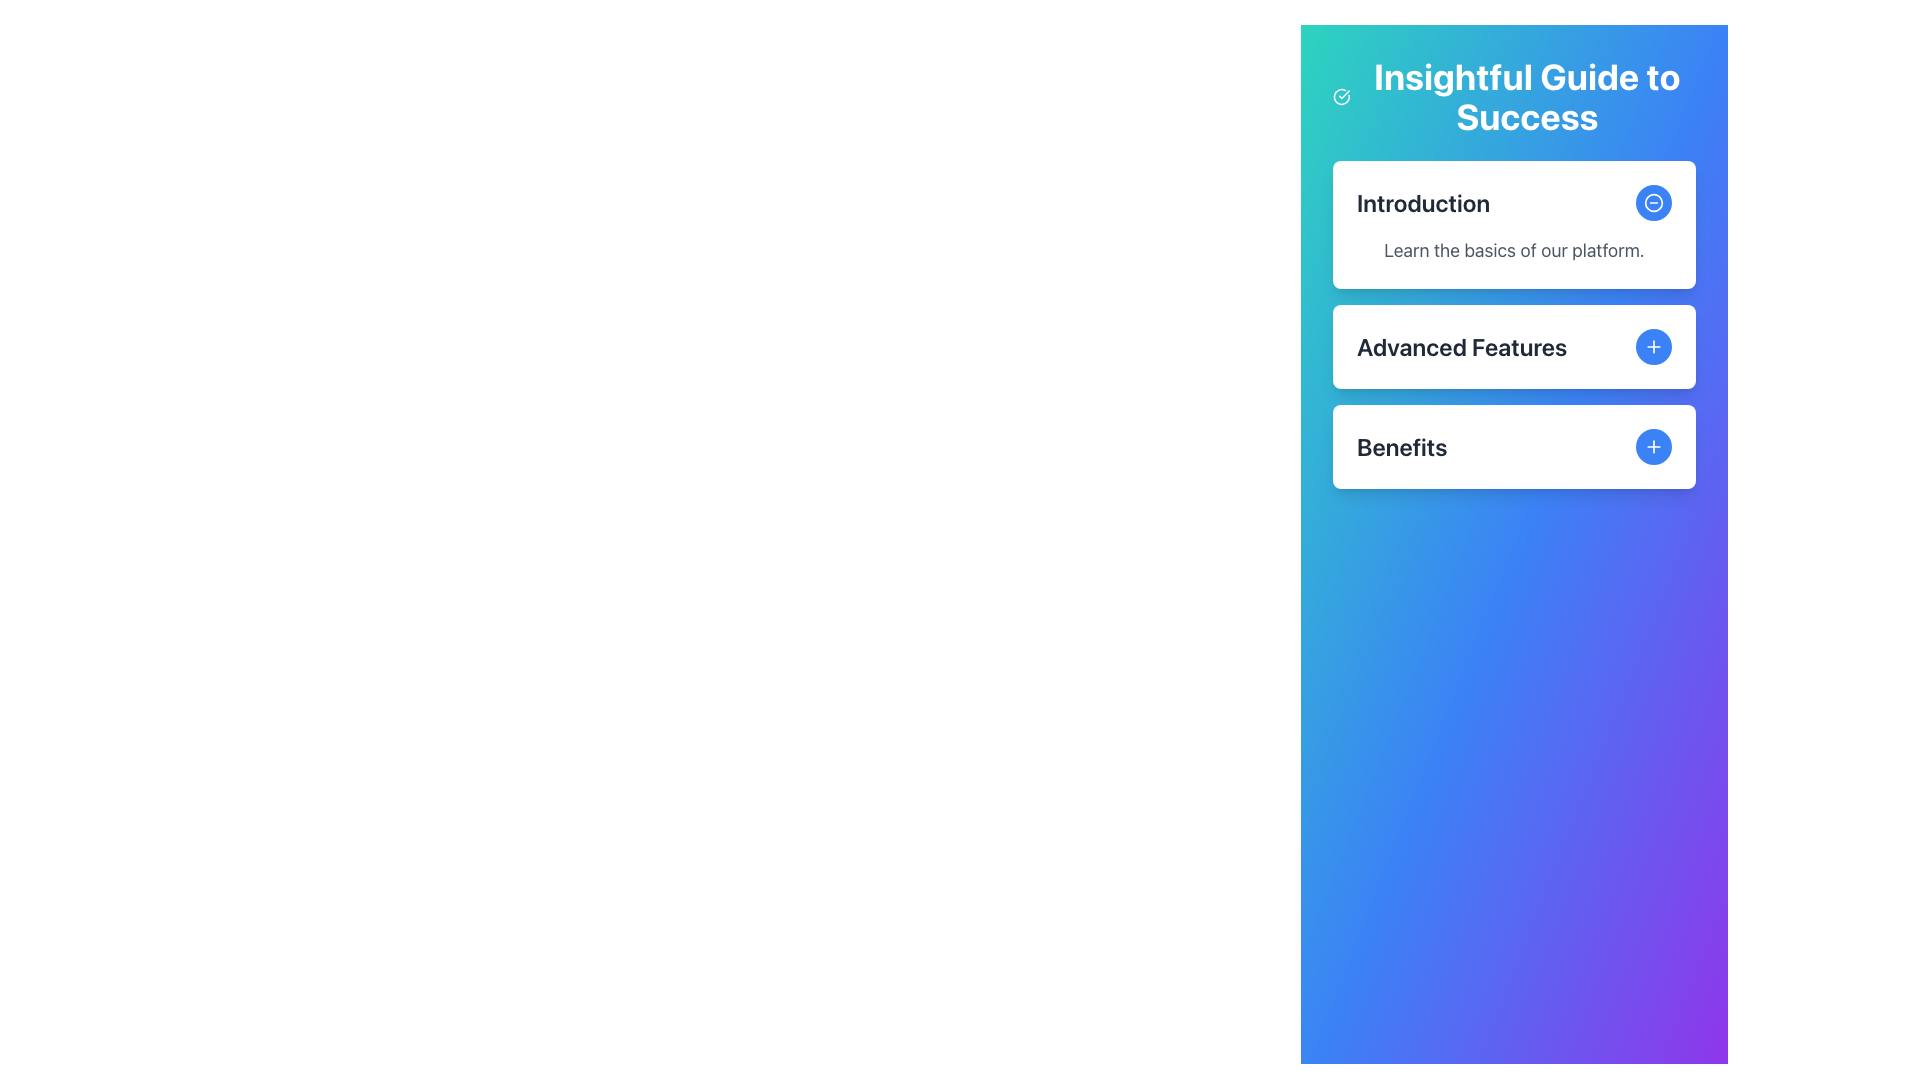 The width and height of the screenshot is (1920, 1080). I want to click on the 'Advanced Features' text heading, which is styled in bold, large font and serves as a main title within the interface, positioned to the left of an interactive circular button with a plus sign, so click(1462, 346).